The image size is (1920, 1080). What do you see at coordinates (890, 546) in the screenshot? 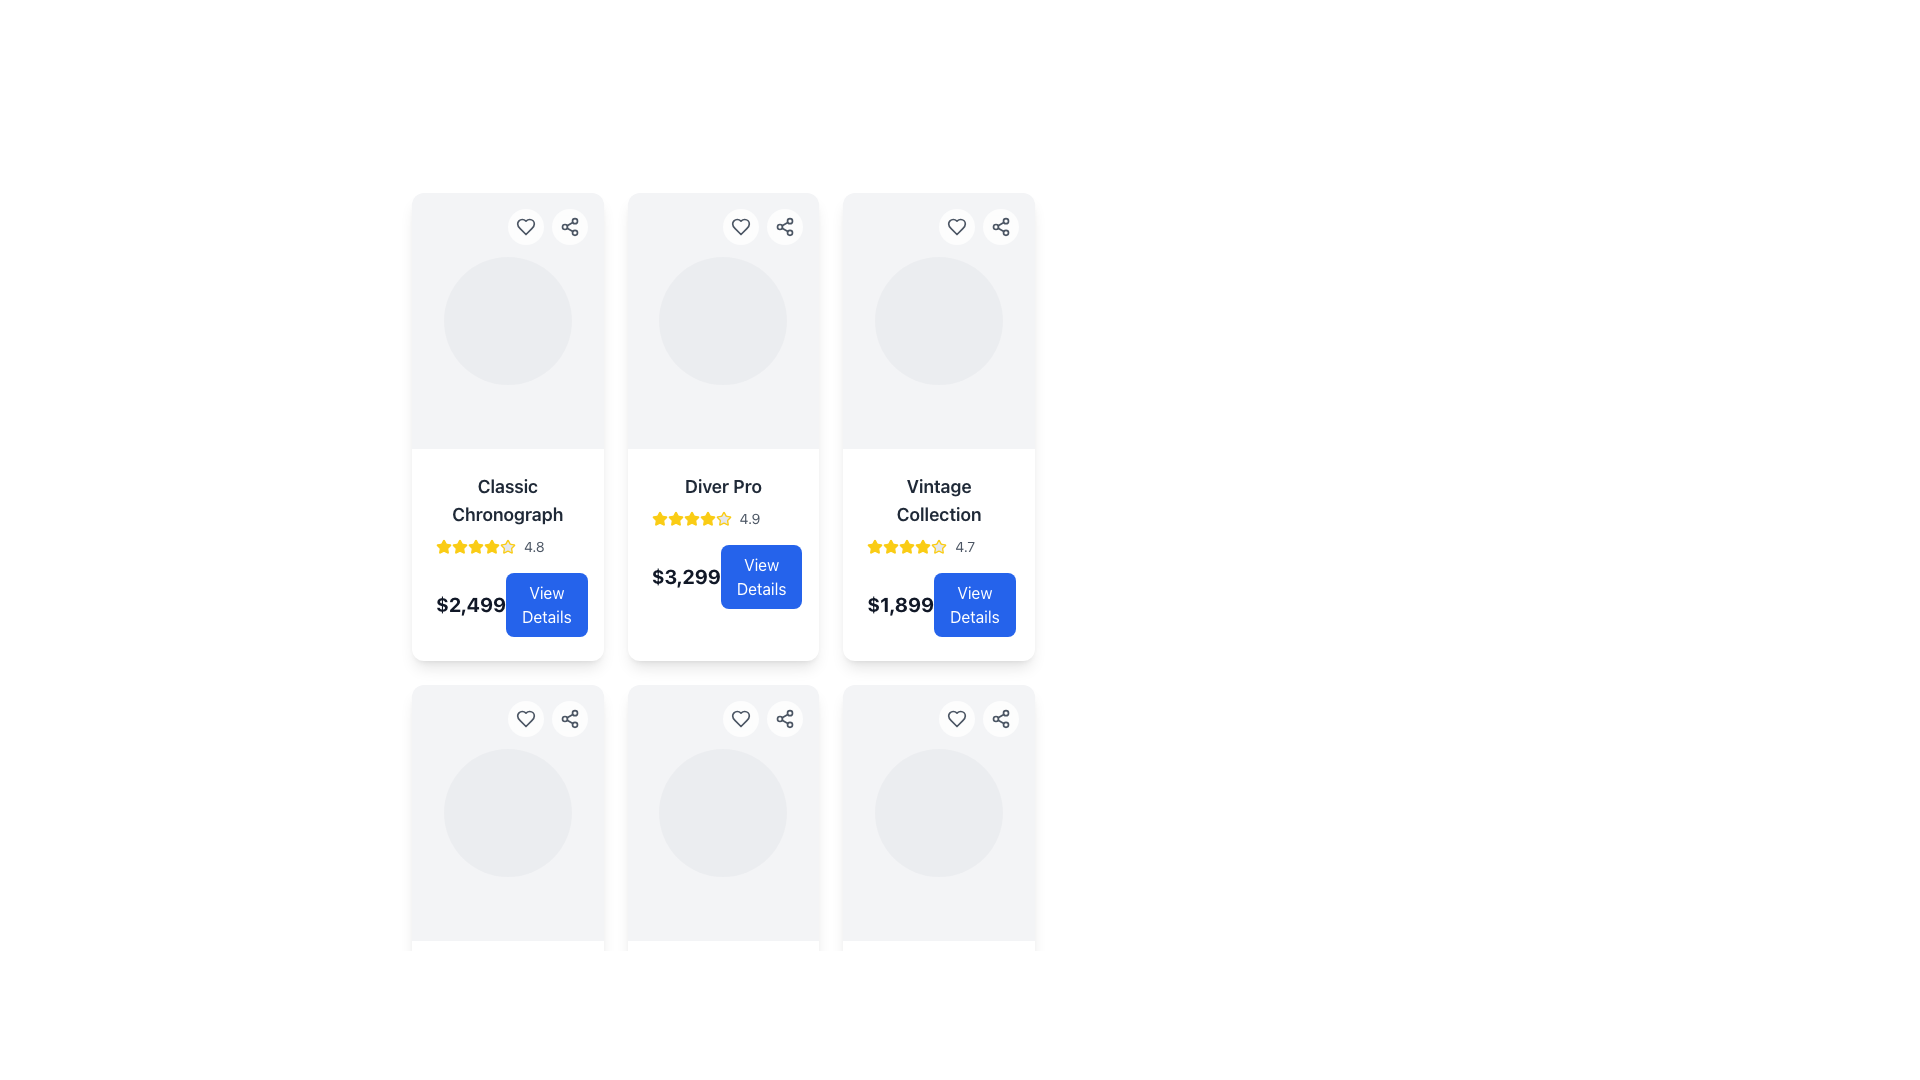
I see `the third star icon` at bounding box center [890, 546].